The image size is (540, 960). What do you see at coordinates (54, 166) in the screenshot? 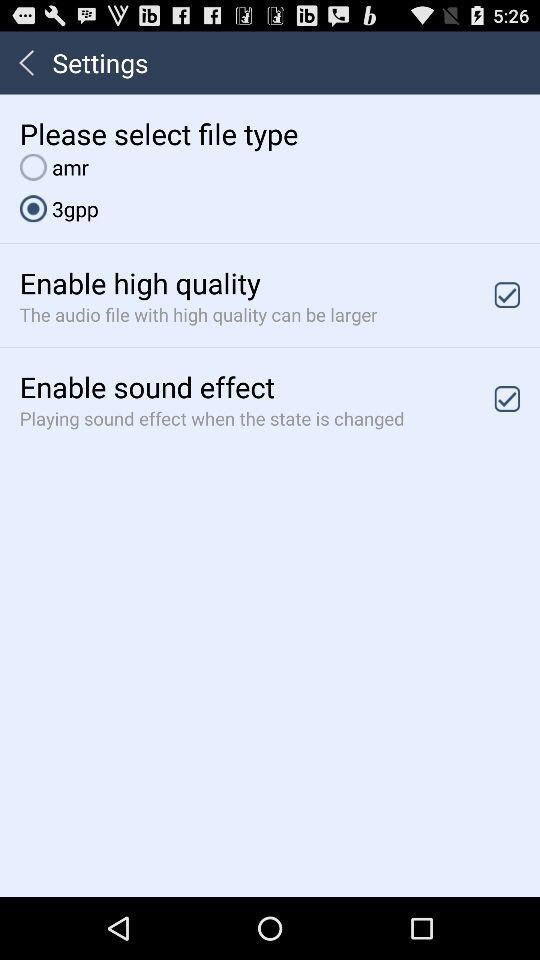
I see `the icon below please select file item` at bounding box center [54, 166].